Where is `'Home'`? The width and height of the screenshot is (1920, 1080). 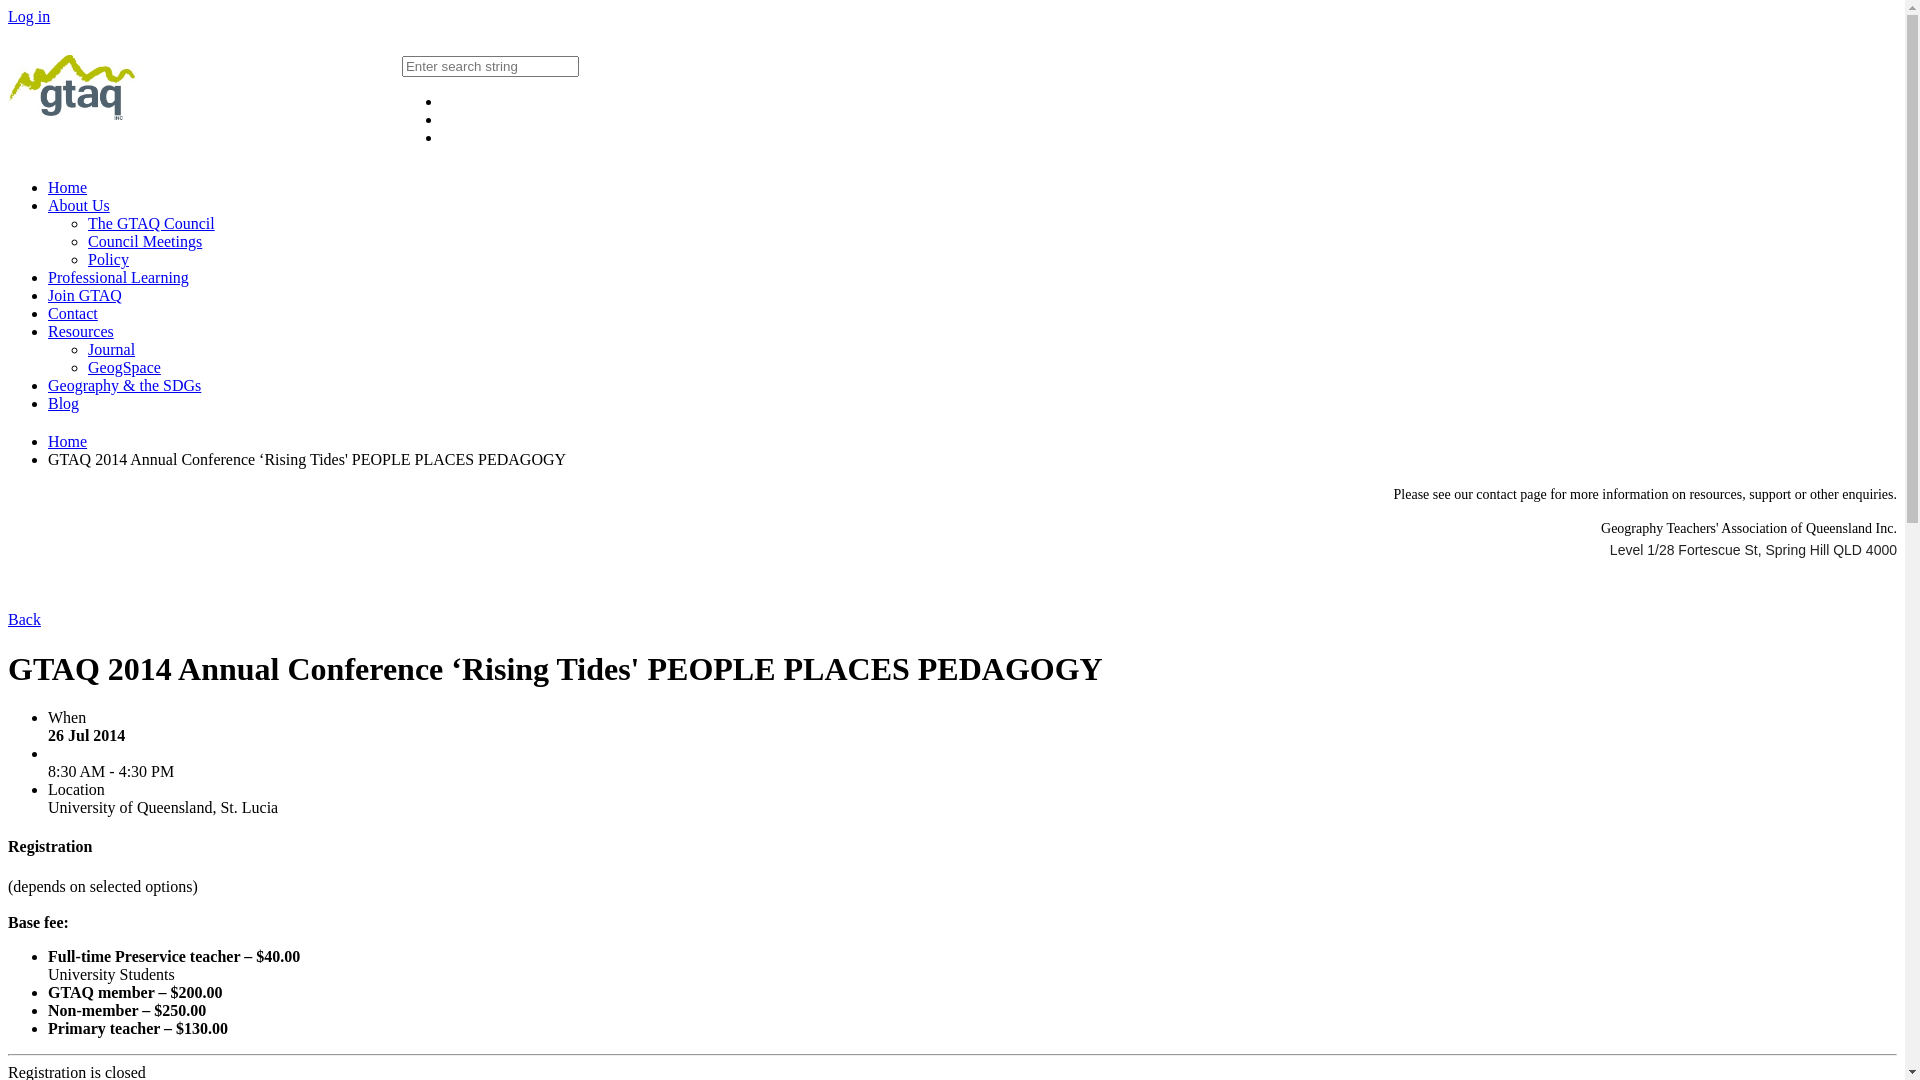 'Home' is located at coordinates (67, 440).